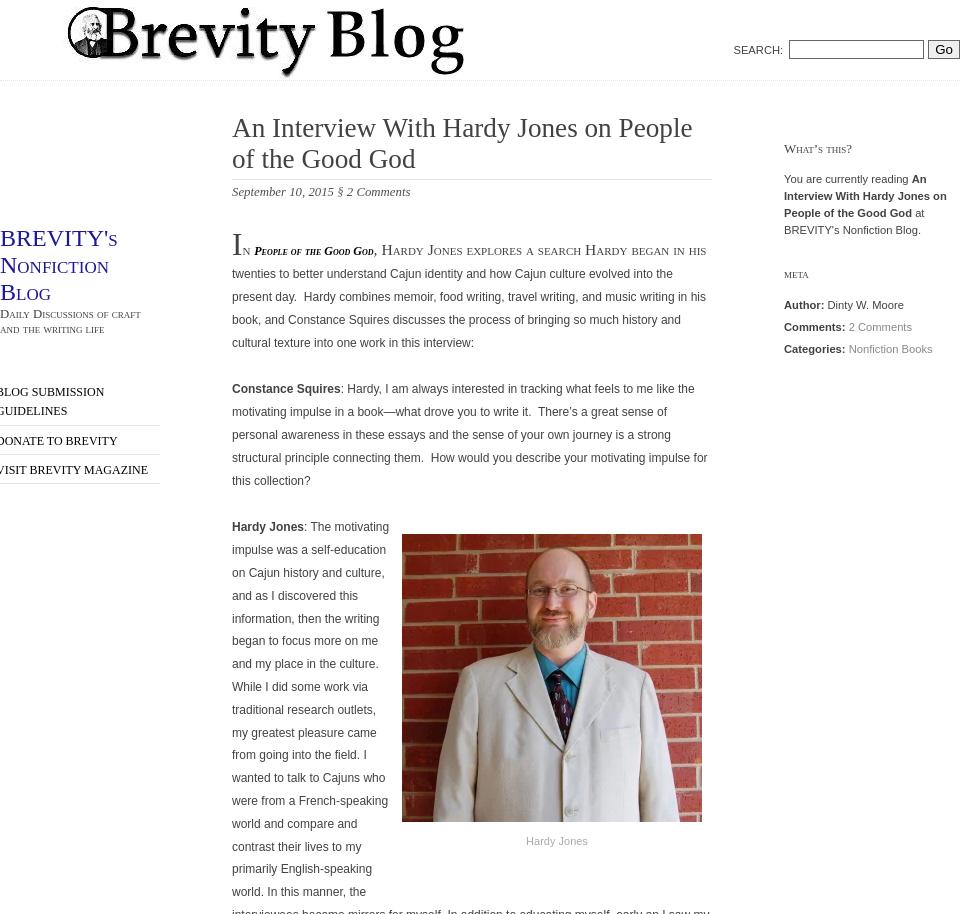 The width and height of the screenshot is (960, 914). Describe the element at coordinates (462, 142) in the screenshot. I see `'An Interview With Hardy Jones on People of the Good God'` at that location.